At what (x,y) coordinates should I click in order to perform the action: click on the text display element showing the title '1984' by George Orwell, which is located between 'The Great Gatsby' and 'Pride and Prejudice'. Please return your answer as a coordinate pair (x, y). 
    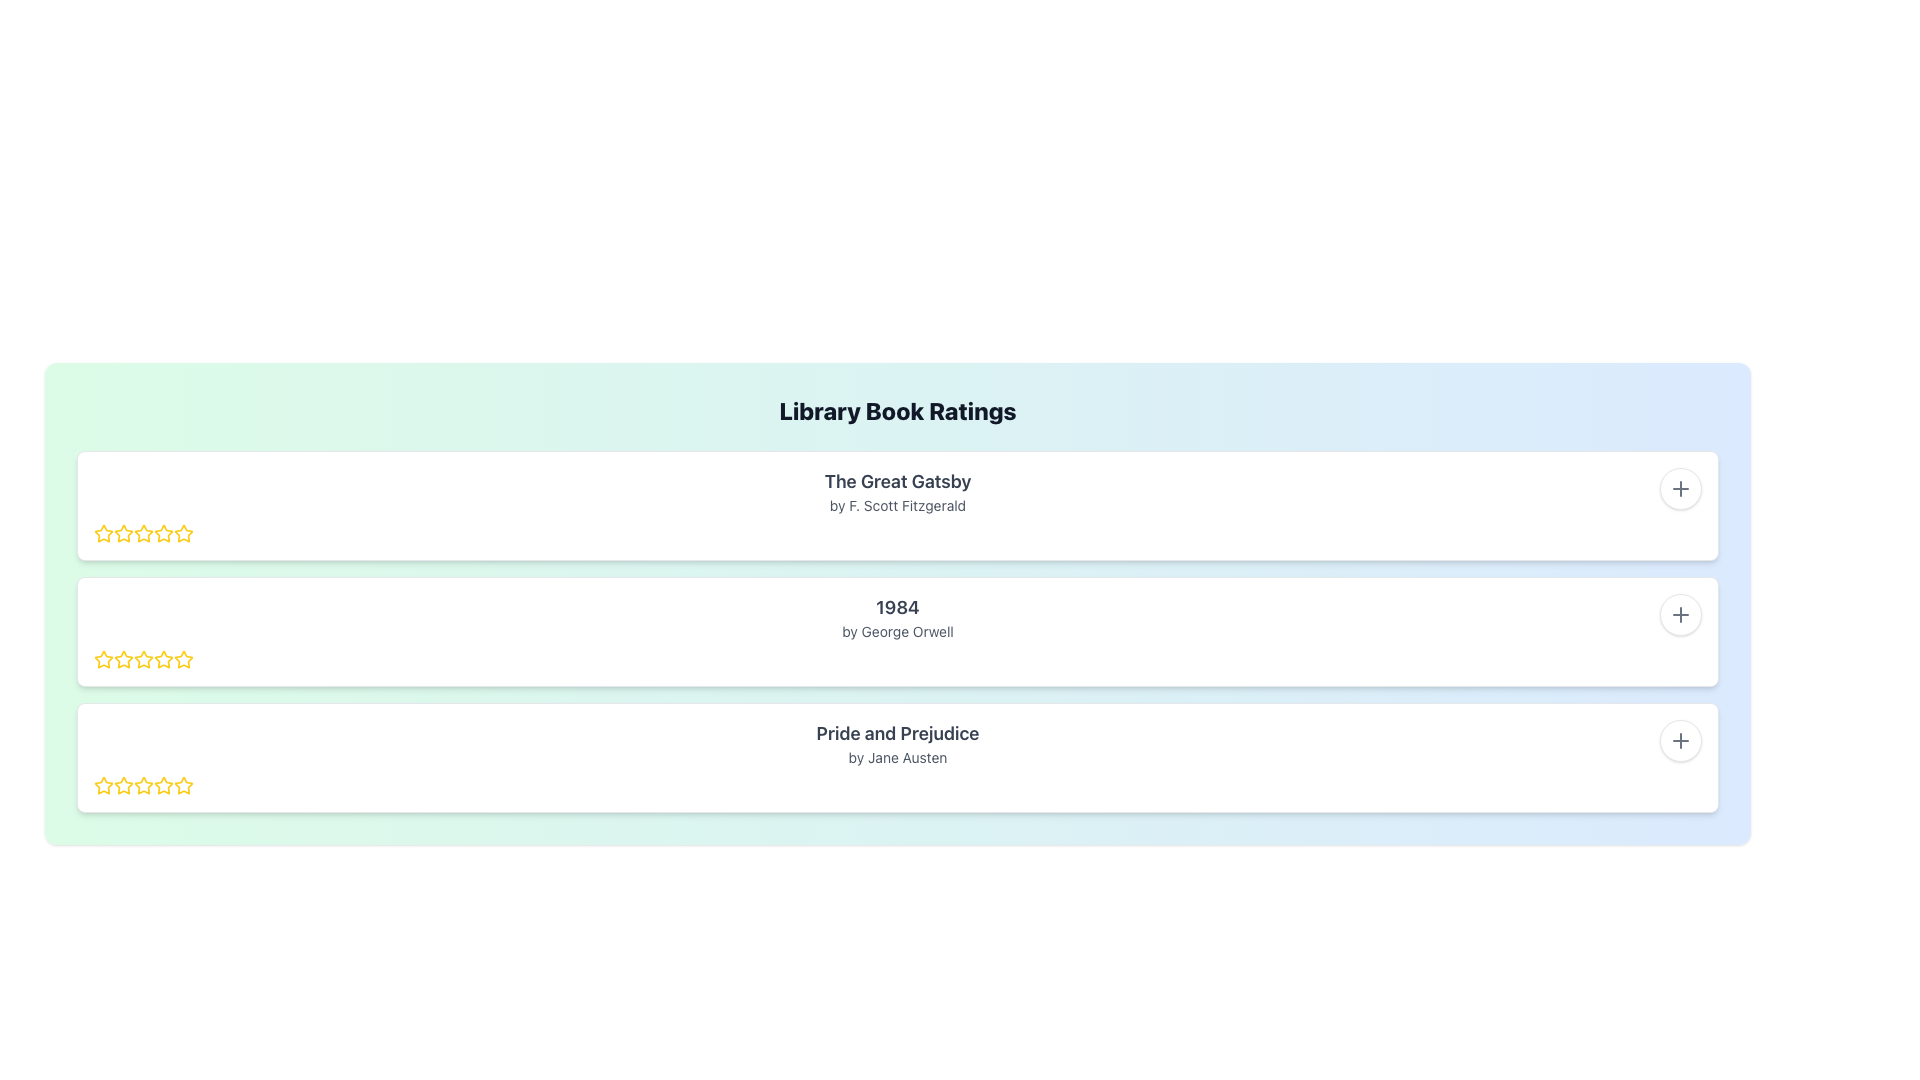
    Looking at the image, I should click on (896, 632).